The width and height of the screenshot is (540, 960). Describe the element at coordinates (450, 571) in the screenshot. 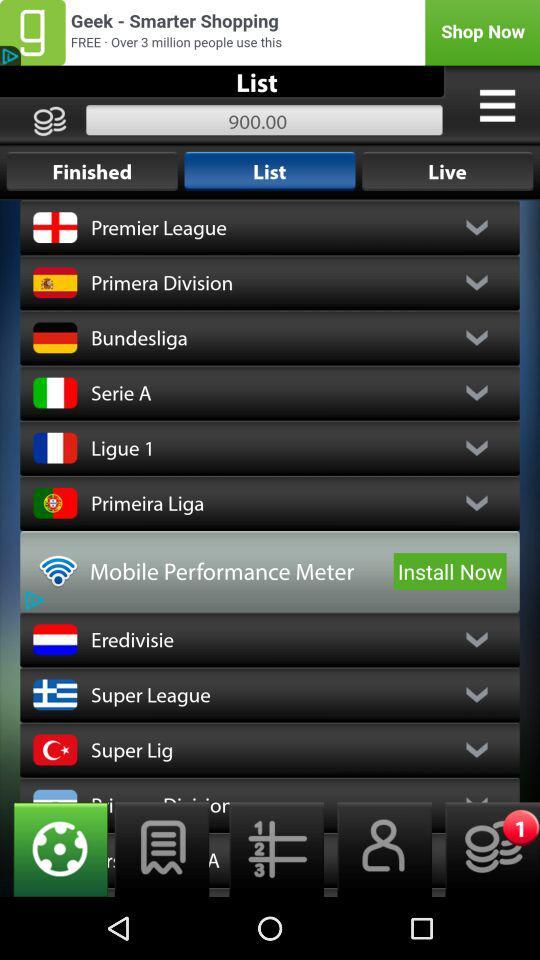

I see `icon above  eredivisie item` at that location.